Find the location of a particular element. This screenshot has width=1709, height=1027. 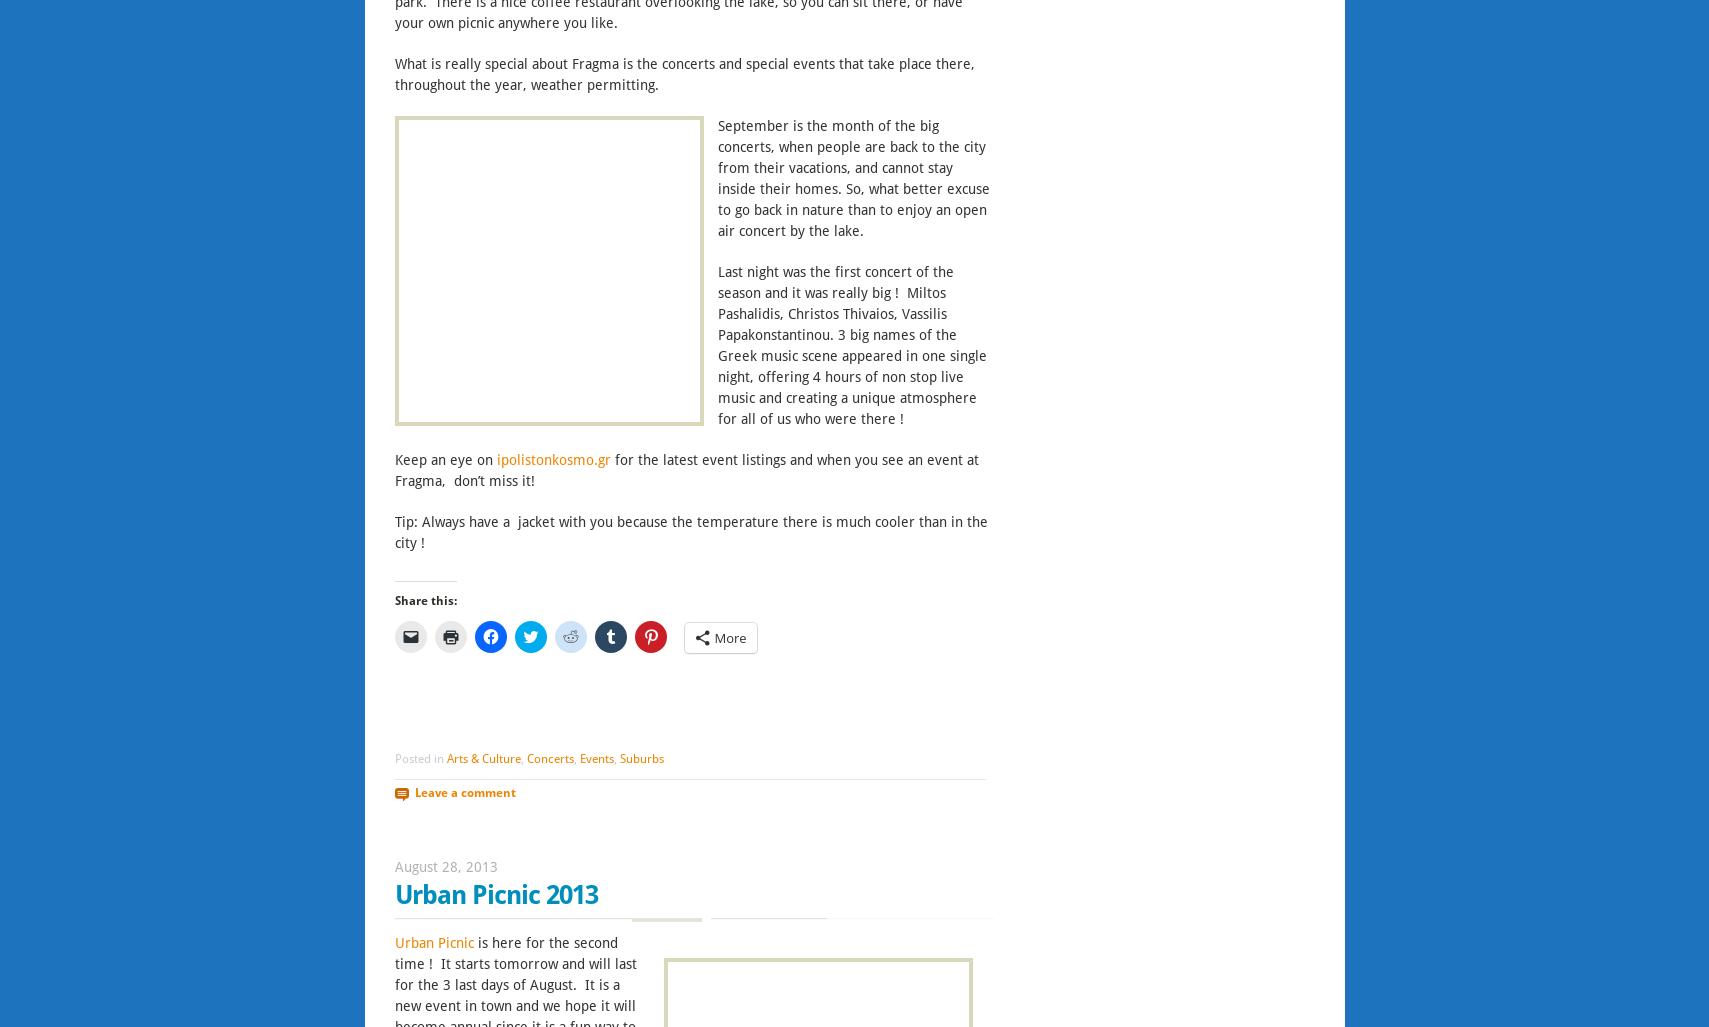

'ipolistonkosmo.gr' is located at coordinates (494, 459).